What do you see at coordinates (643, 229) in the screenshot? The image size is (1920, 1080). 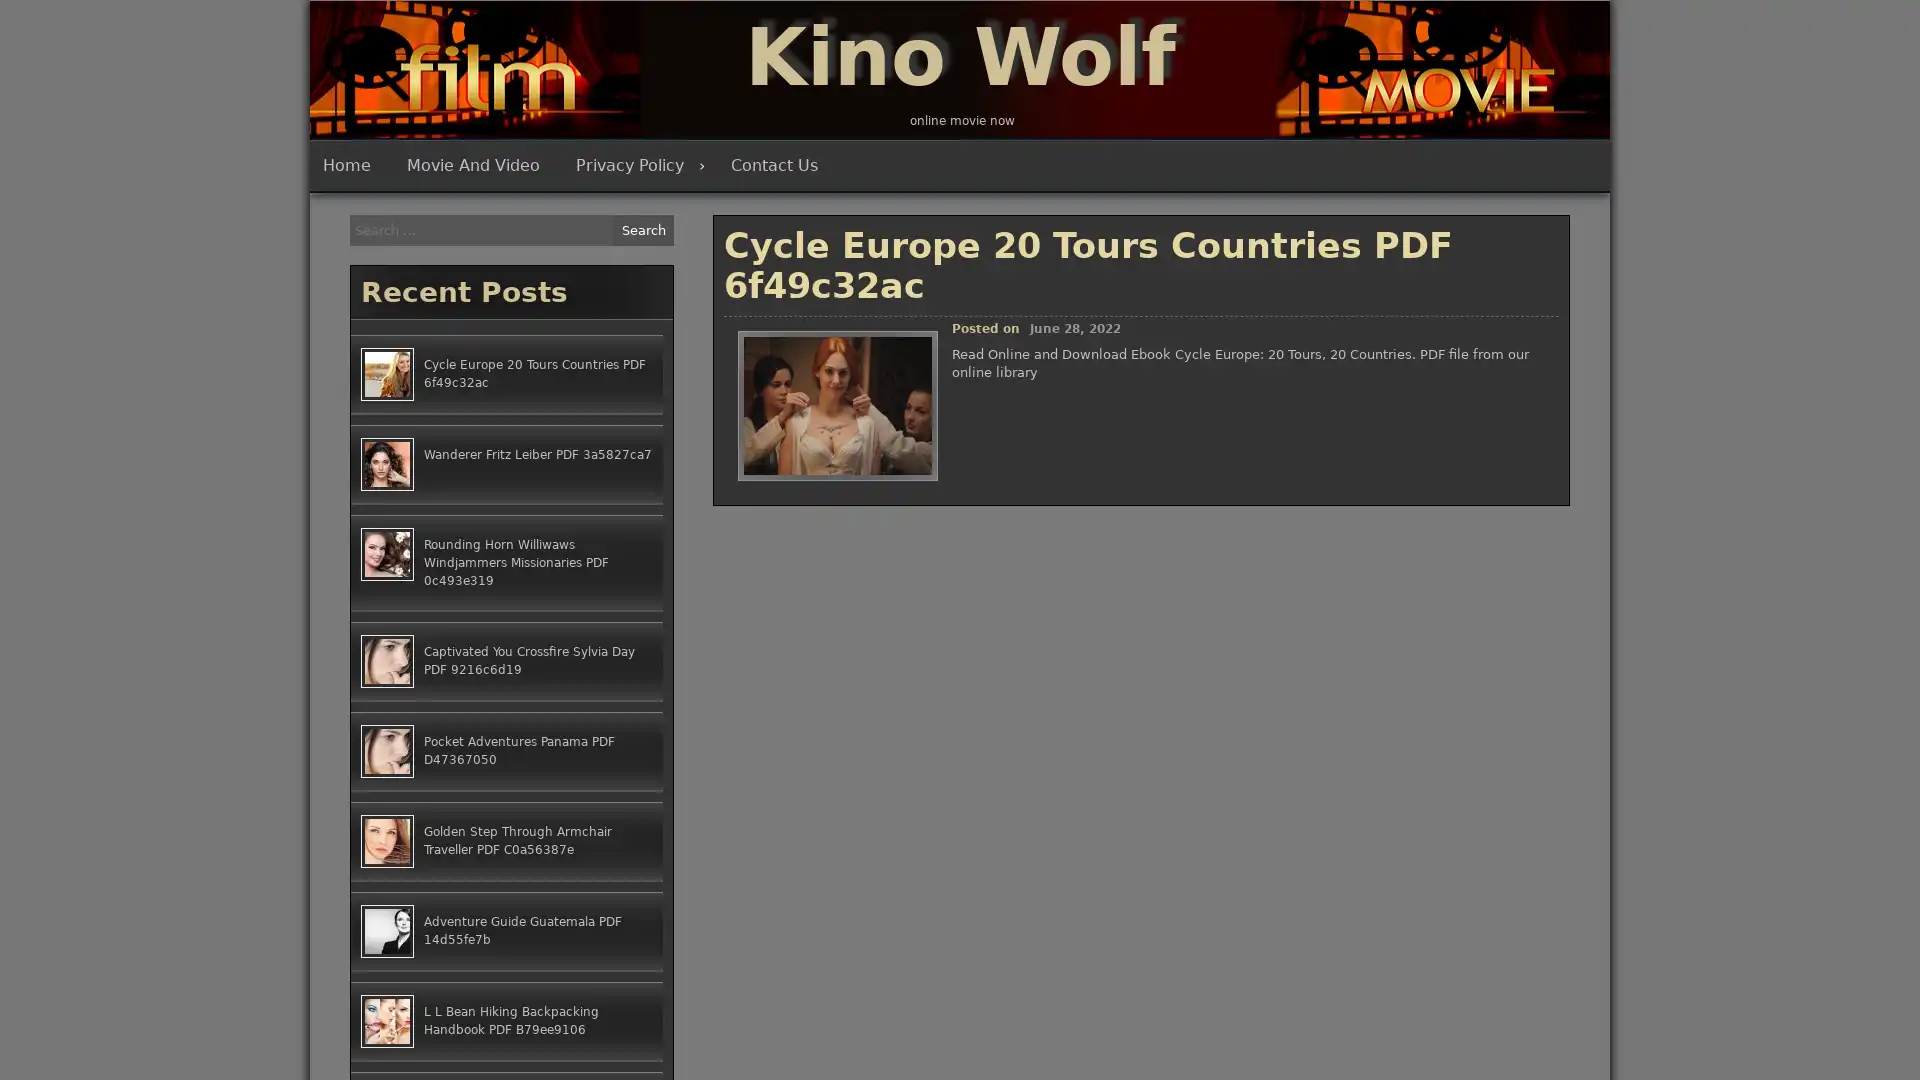 I see `Search` at bounding box center [643, 229].